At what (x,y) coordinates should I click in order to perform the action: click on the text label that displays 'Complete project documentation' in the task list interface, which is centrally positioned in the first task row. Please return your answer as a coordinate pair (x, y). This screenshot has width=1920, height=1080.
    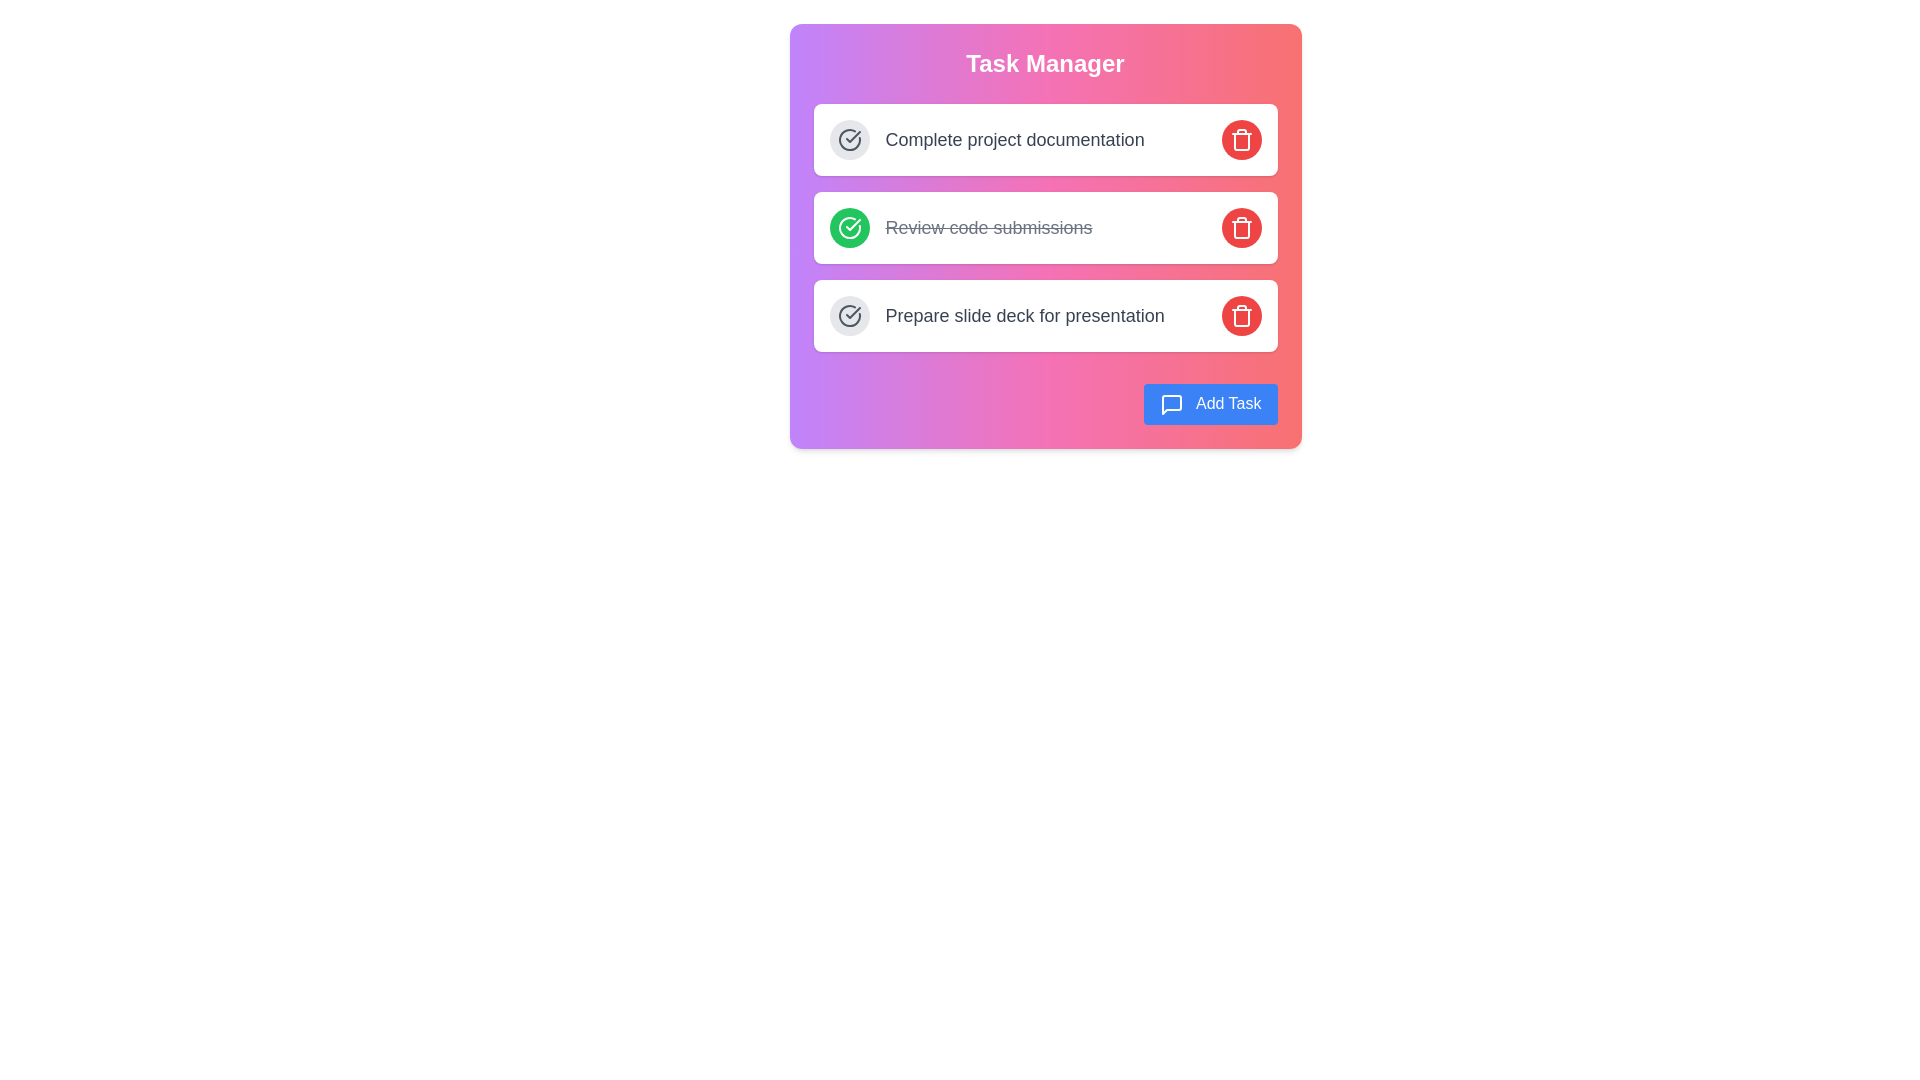
    Looking at the image, I should click on (1015, 138).